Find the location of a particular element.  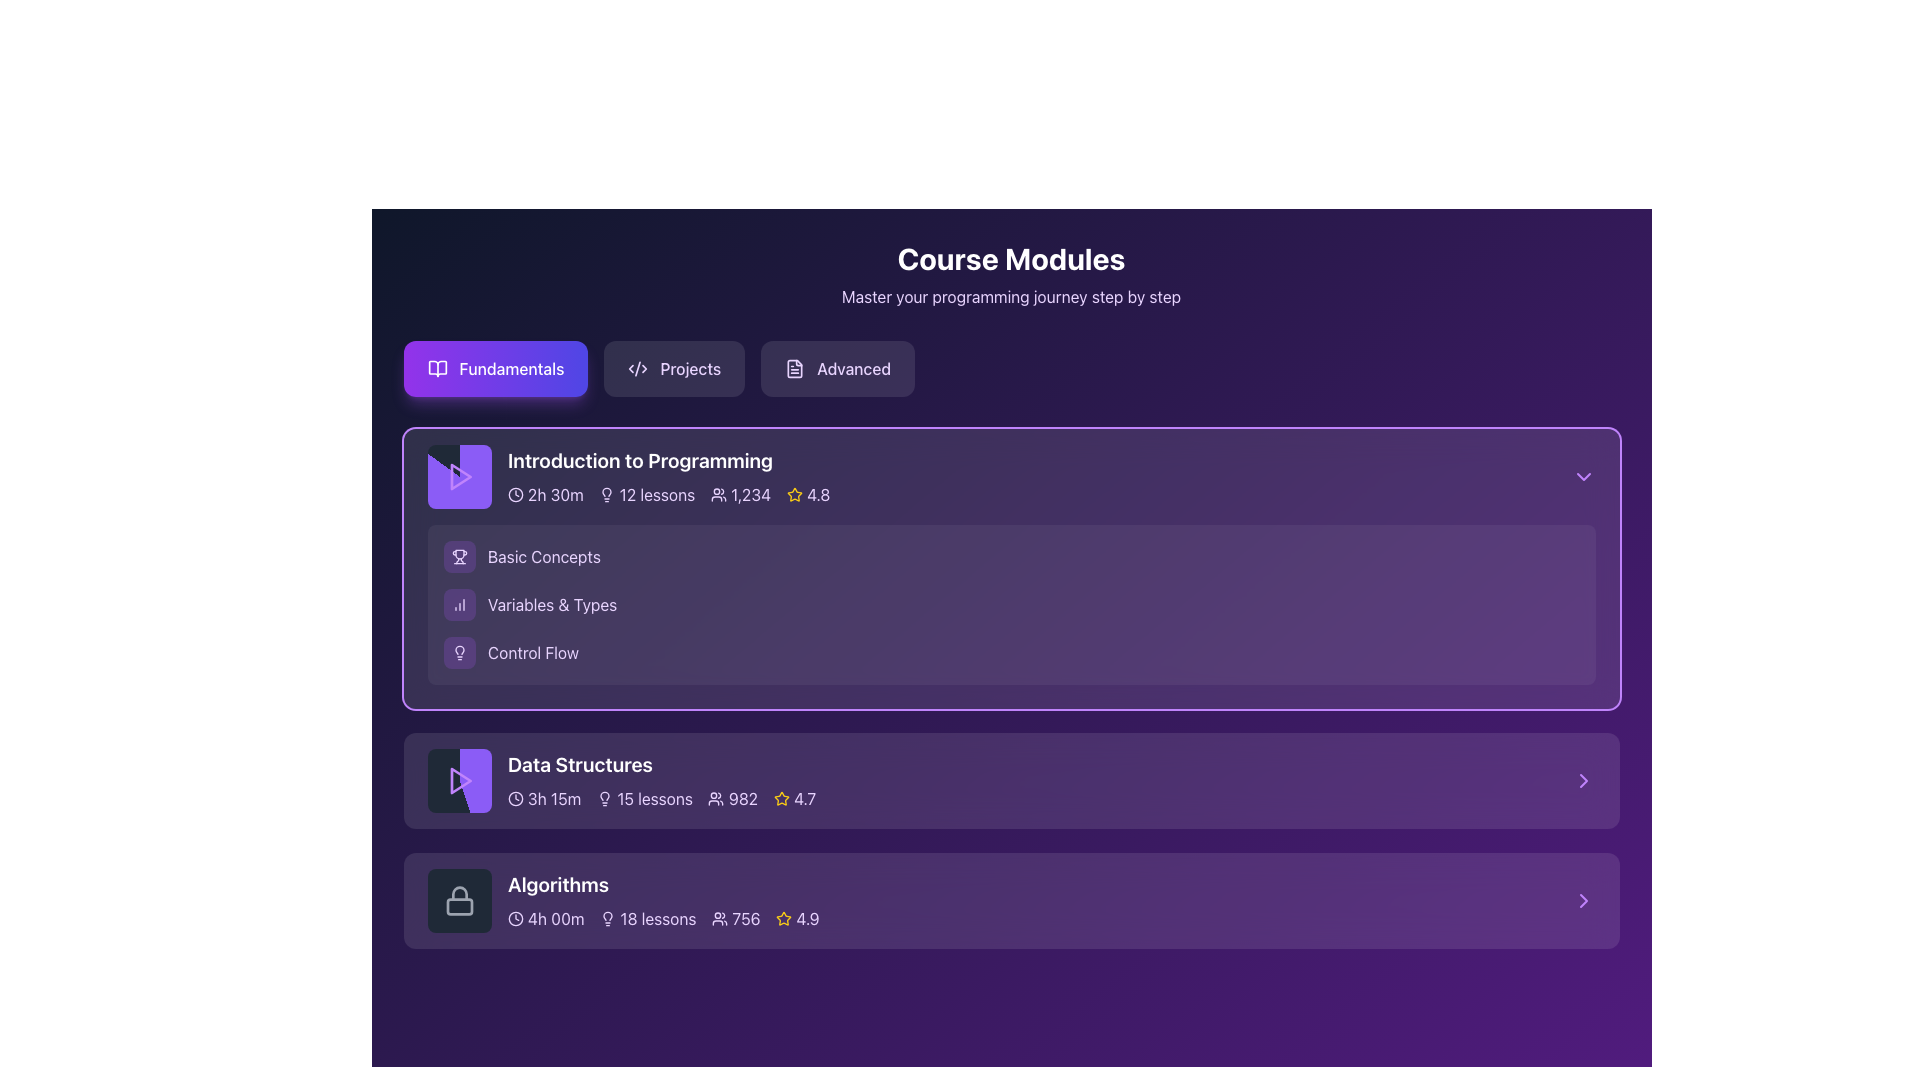

the play button located in the left section of the 'Data Structures' module card to initiate playback or access related content is located at coordinates (458, 779).